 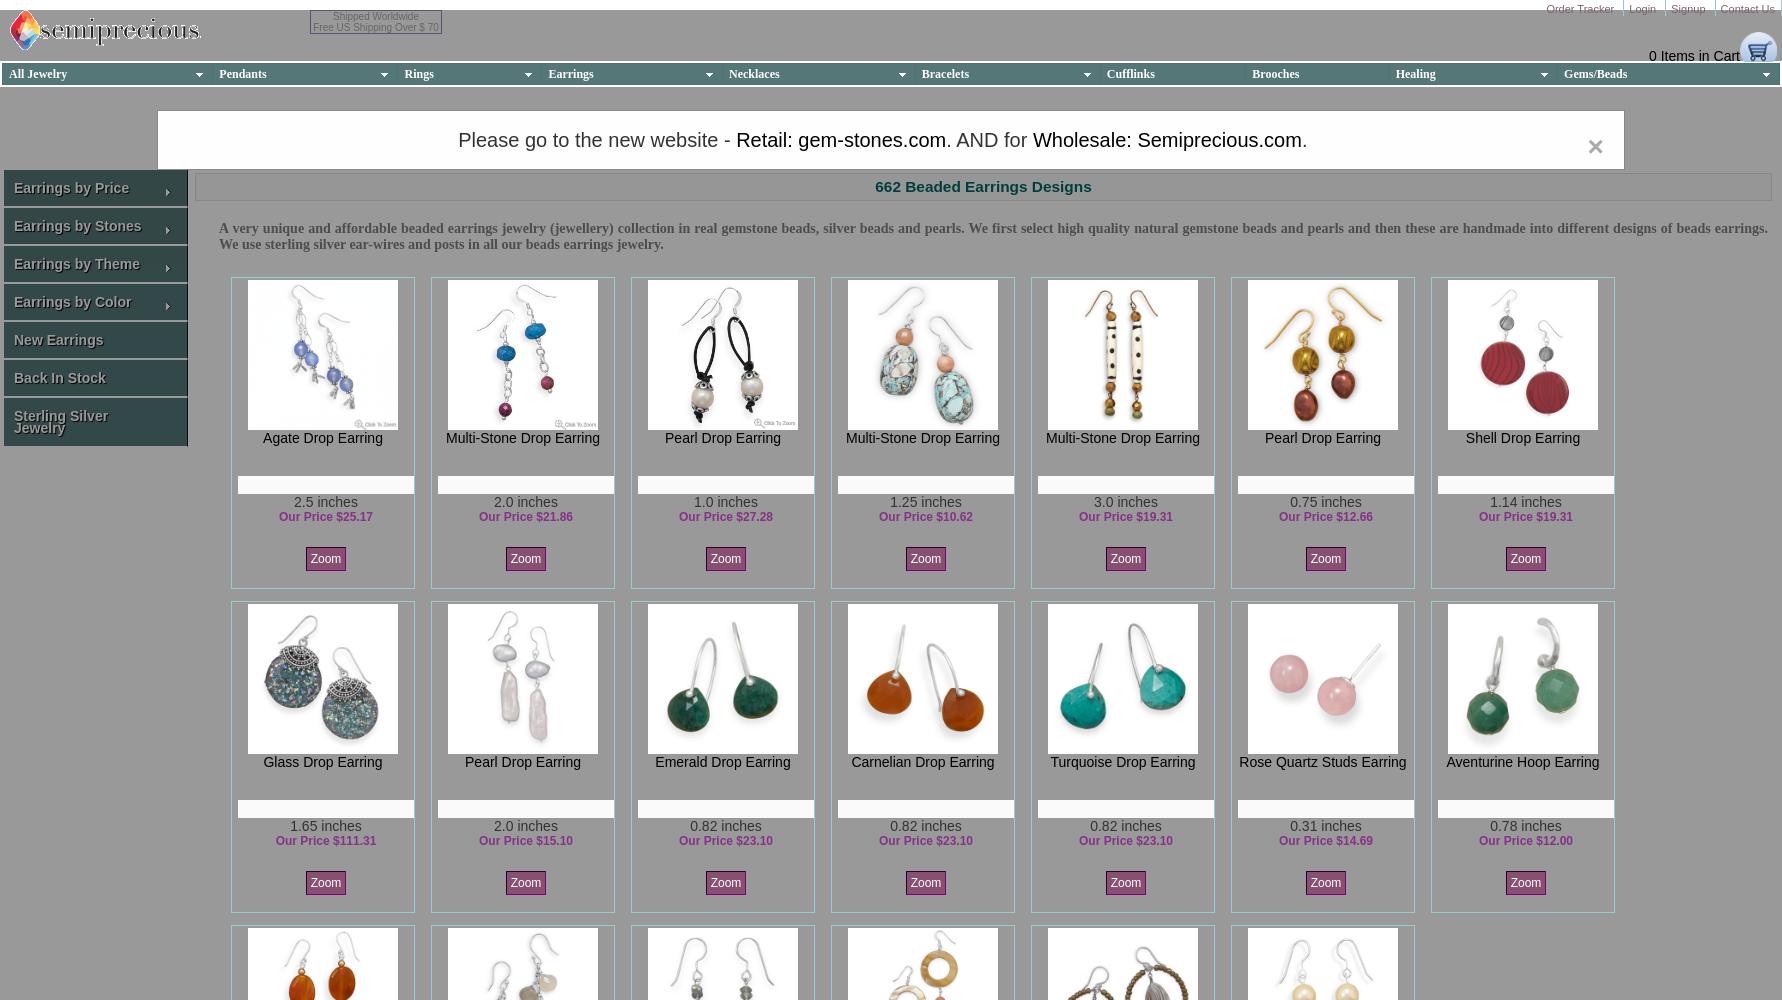 What do you see at coordinates (1414, 72) in the screenshot?
I see `'Healing'` at bounding box center [1414, 72].